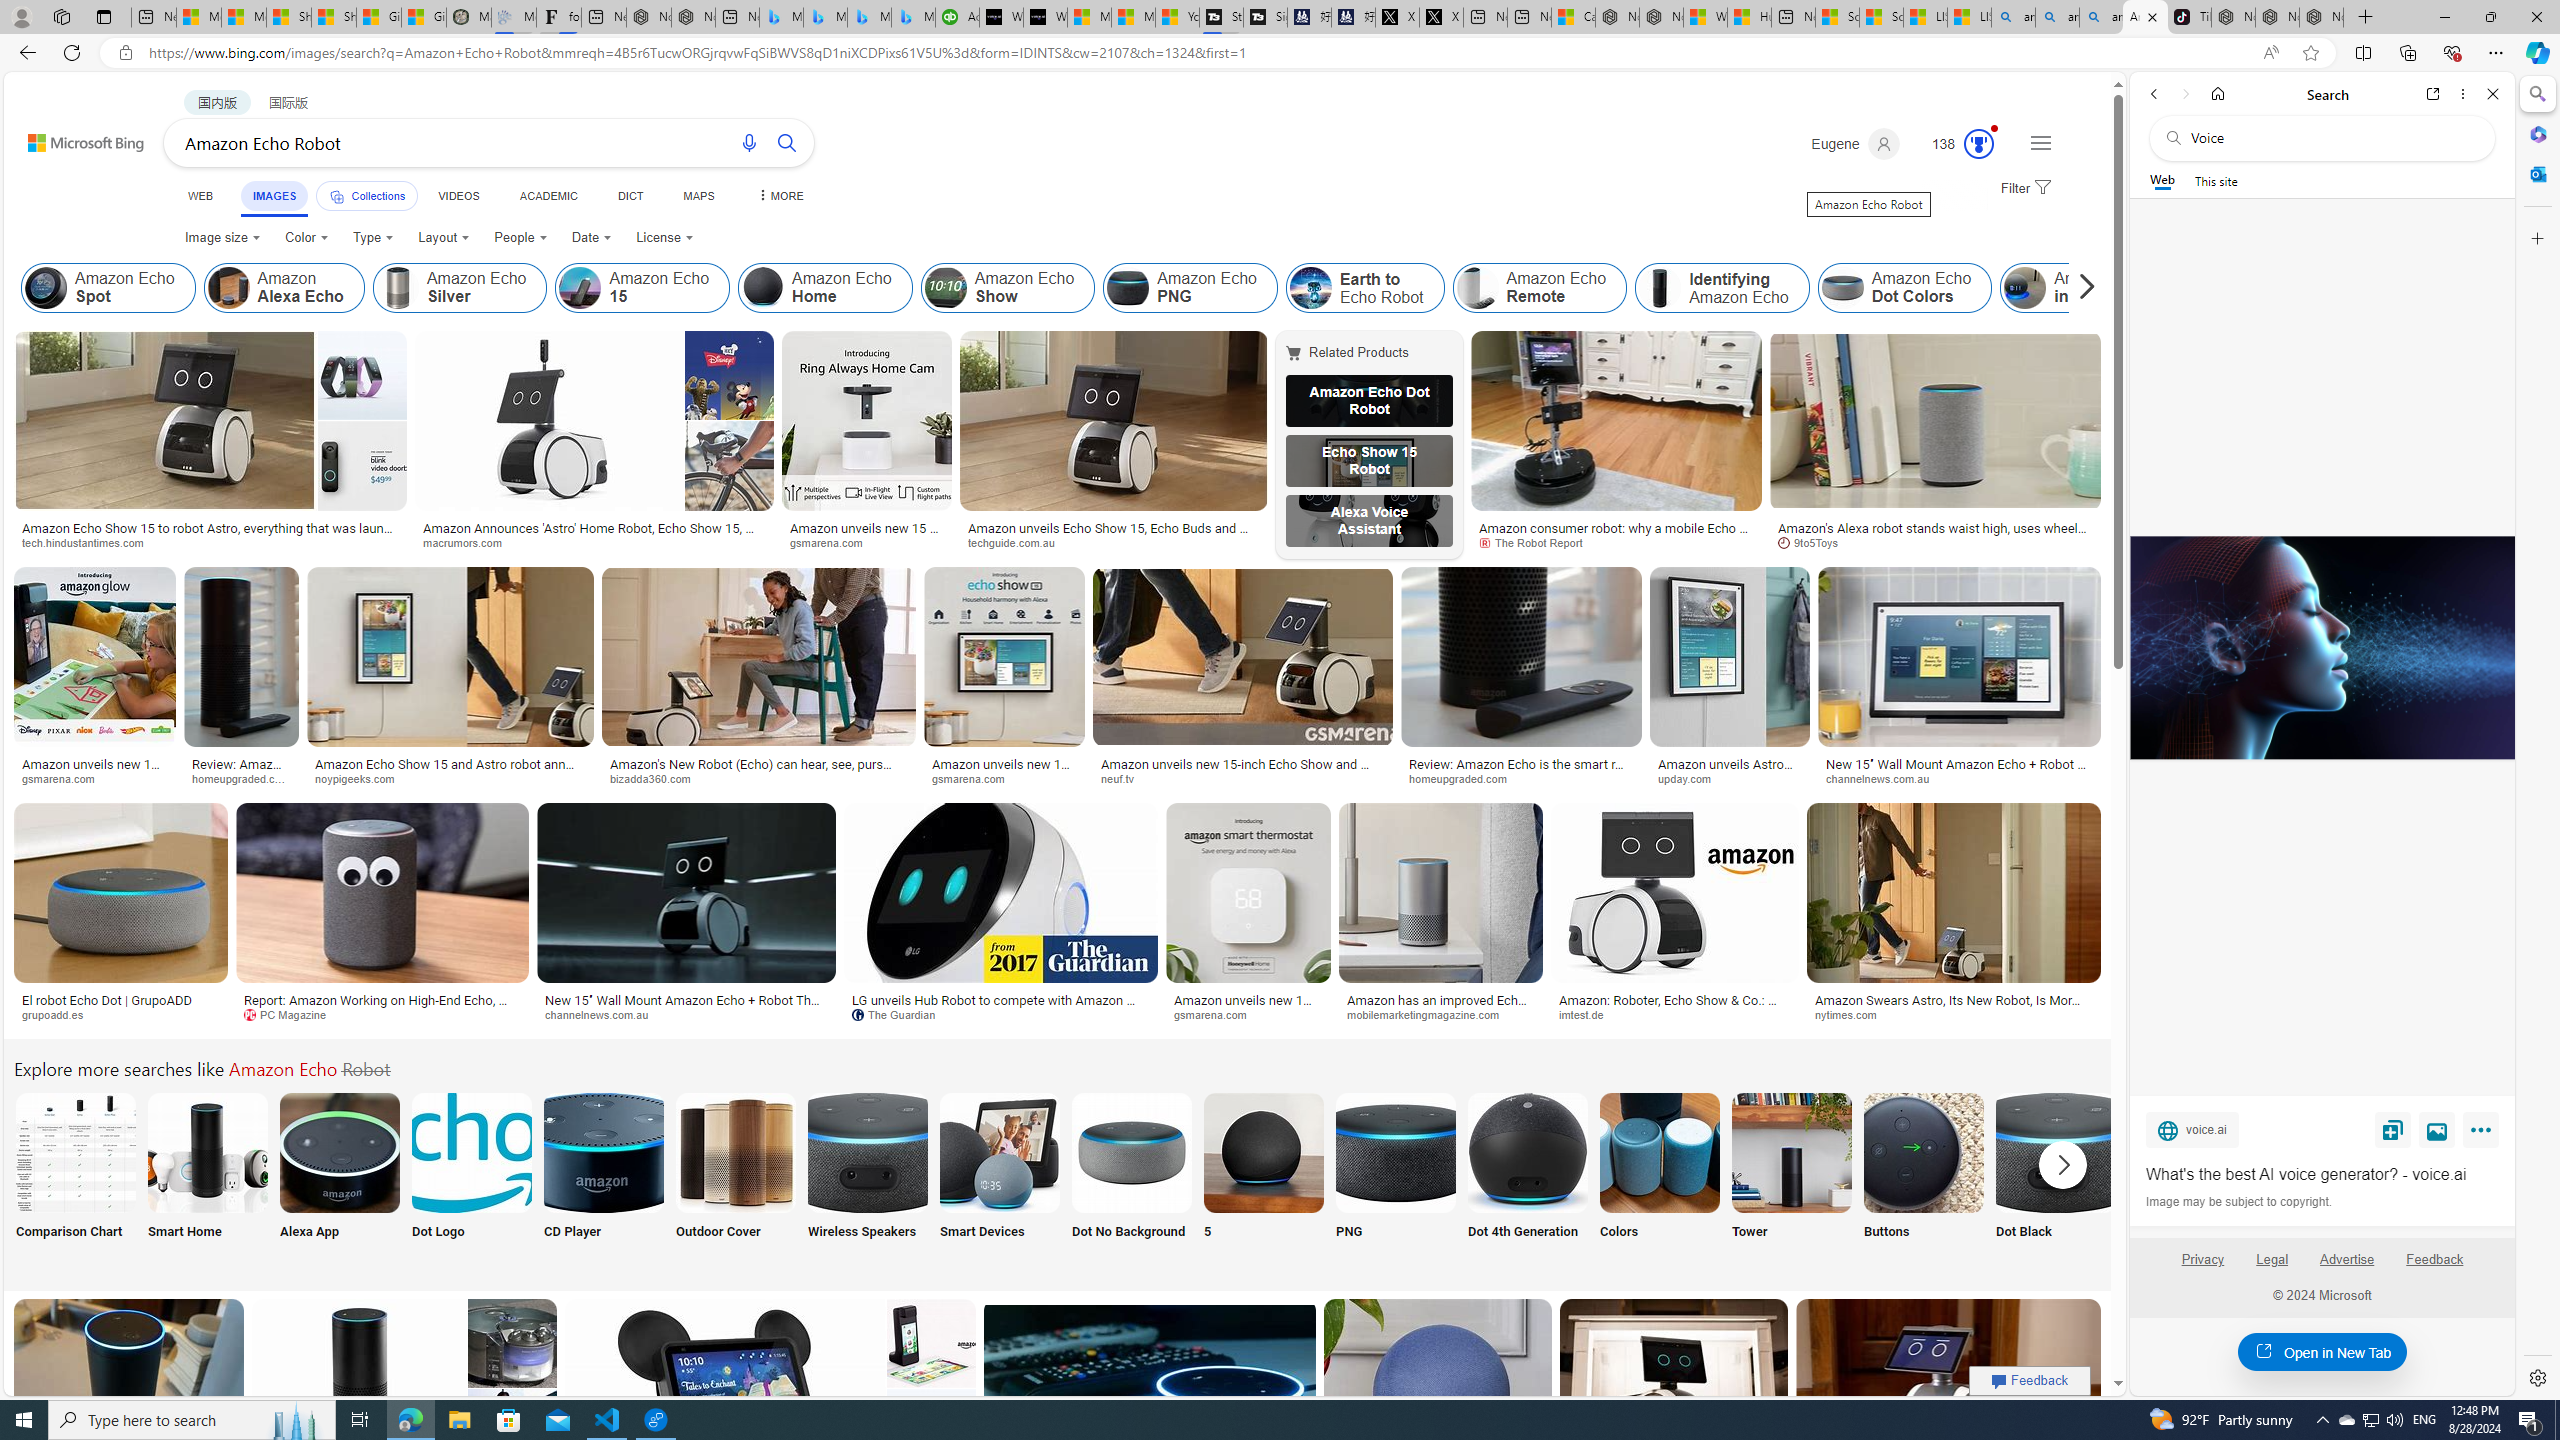 This screenshot has height=1440, width=2560. What do you see at coordinates (758, 778) in the screenshot?
I see `'bizadda360.com'` at bounding box center [758, 778].